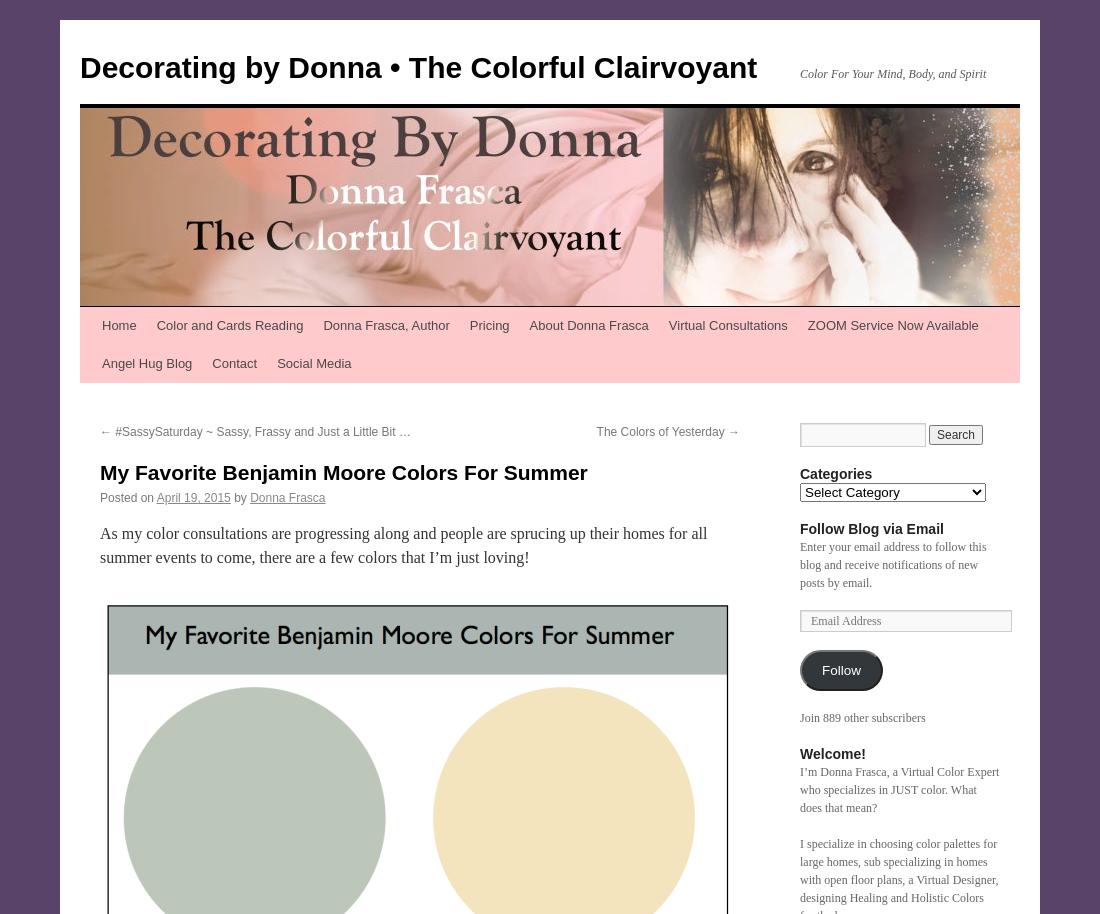 The height and width of the screenshot is (914, 1100). What do you see at coordinates (154, 498) in the screenshot?
I see `'April 19, 2015'` at bounding box center [154, 498].